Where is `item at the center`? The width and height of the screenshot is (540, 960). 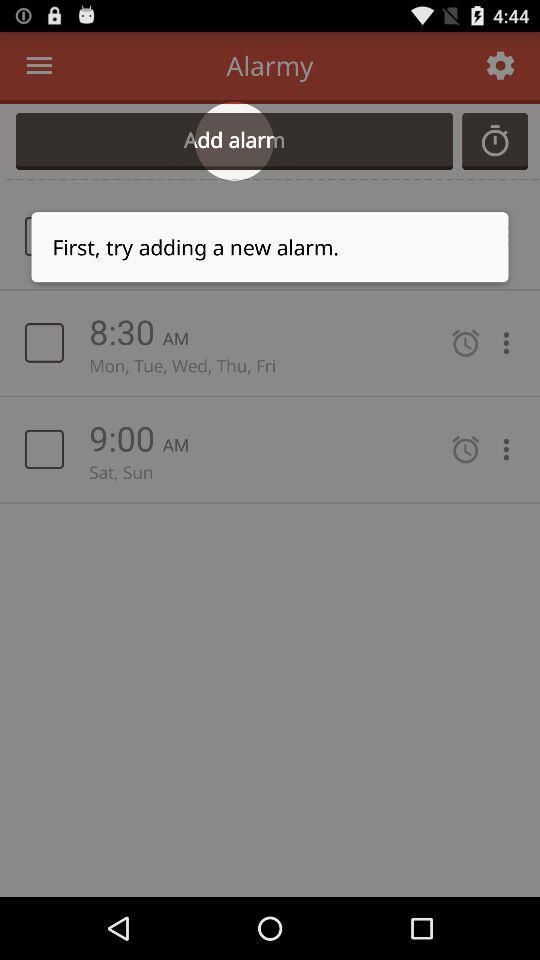 item at the center is located at coordinates (270, 539).